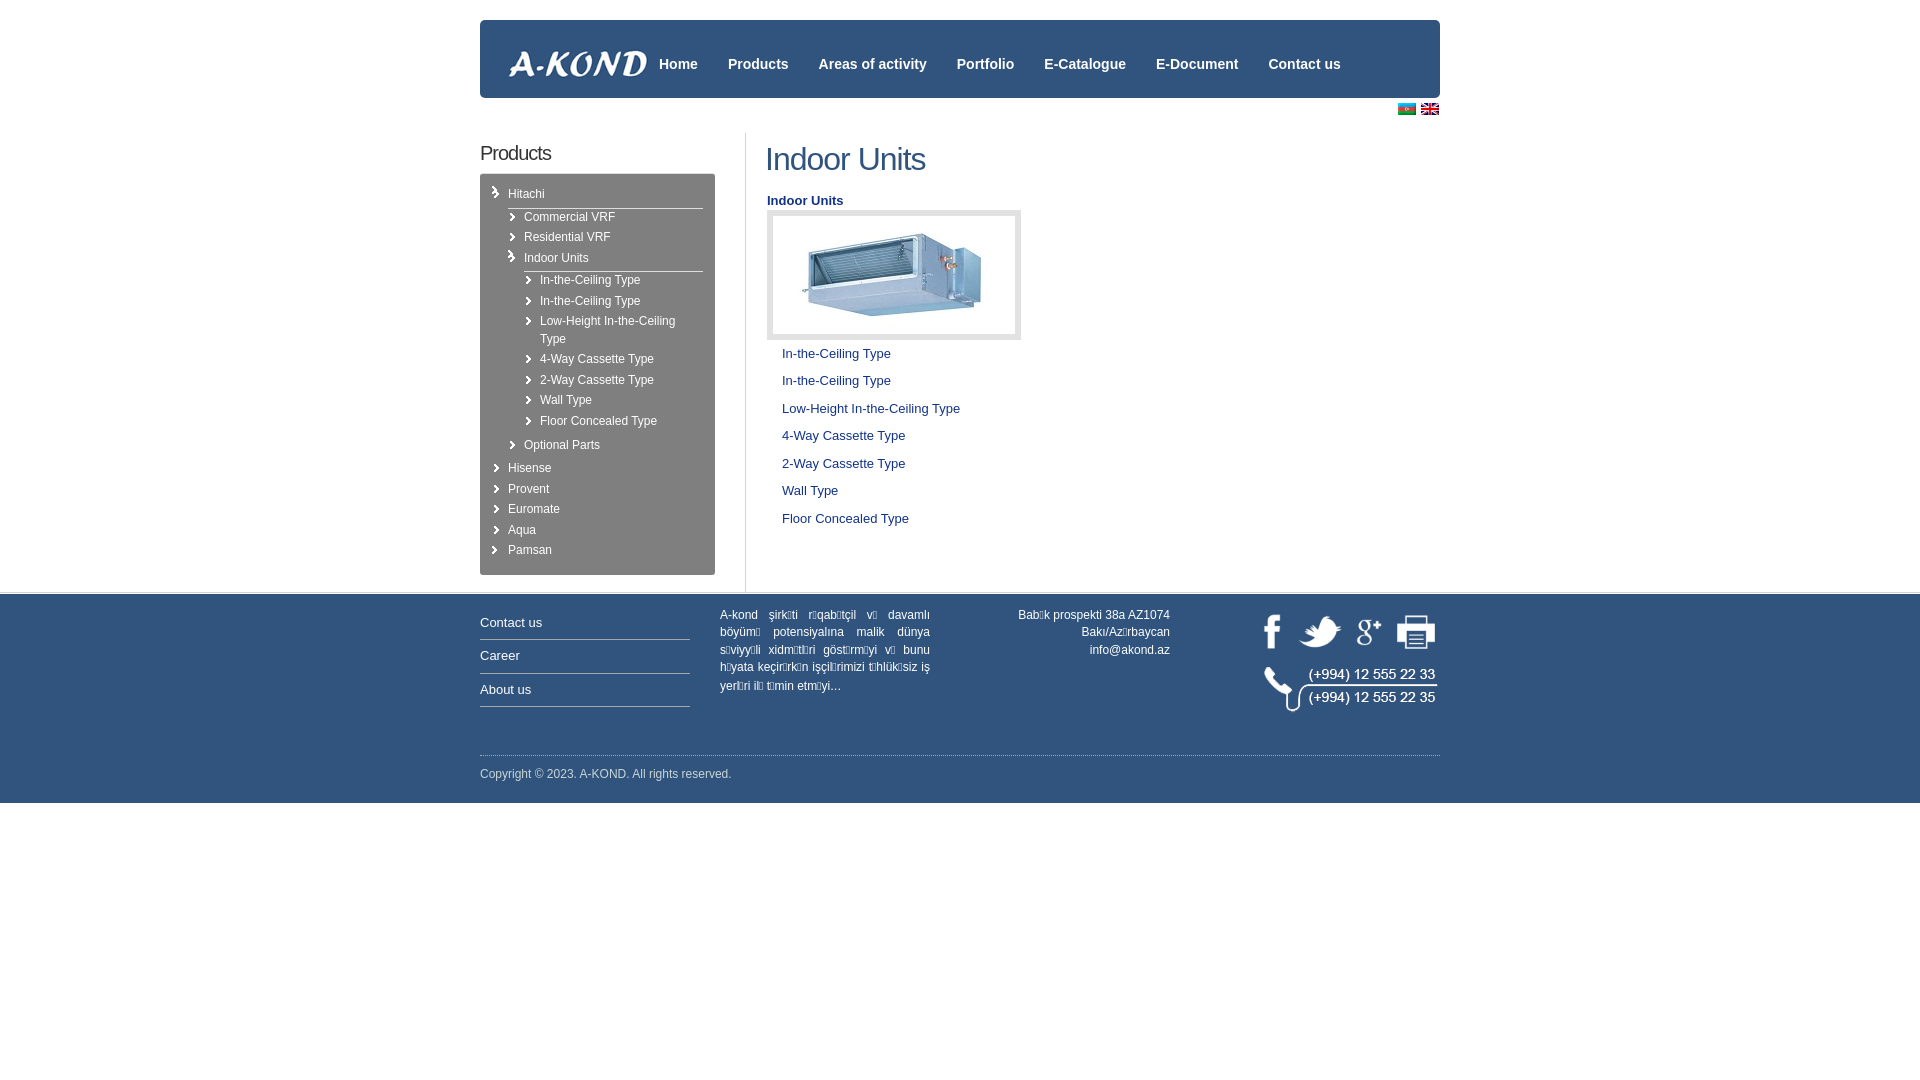  Describe the element at coordinates (539, 357) in the screenshot. I see `'4-Way Cassette Type'` at that location.